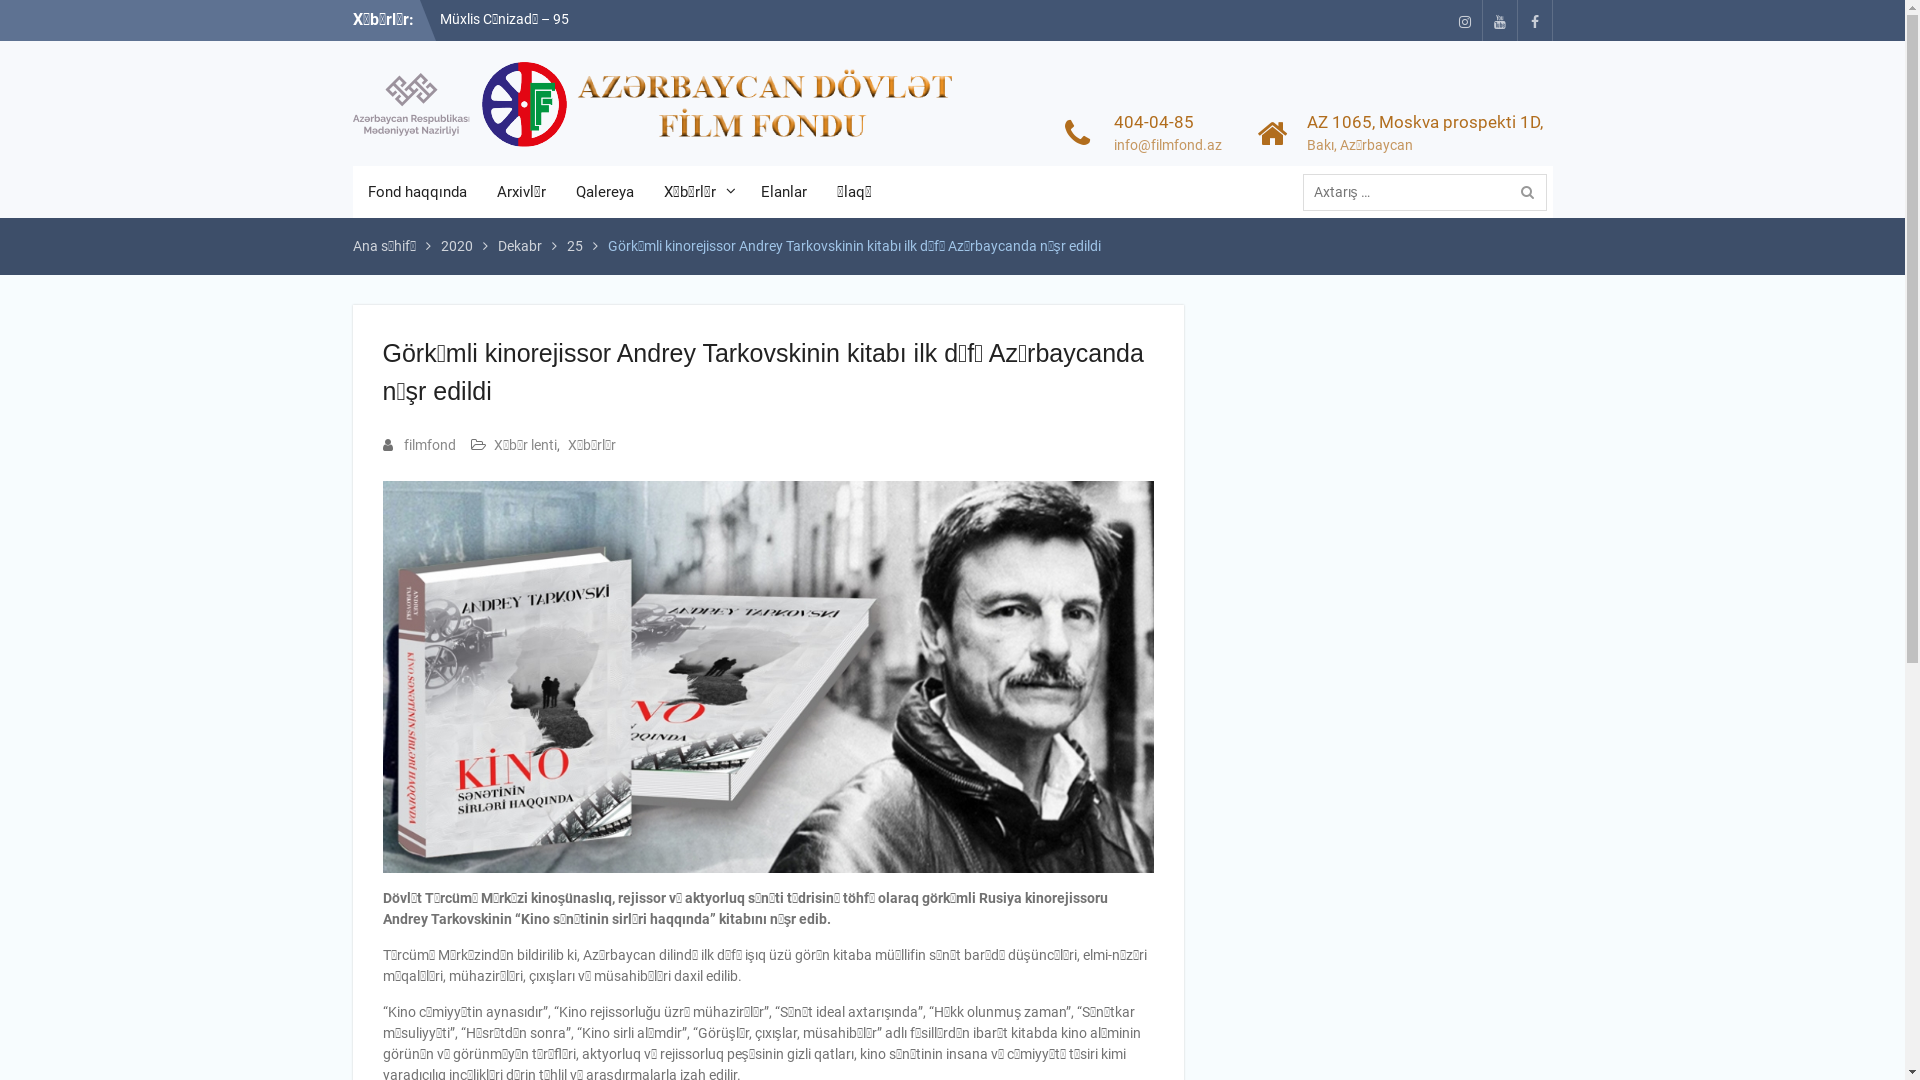 Image resolution: width=1920 pixels, height=1080 pixels. I want to click on 'Elanlar', so click(782, 192).